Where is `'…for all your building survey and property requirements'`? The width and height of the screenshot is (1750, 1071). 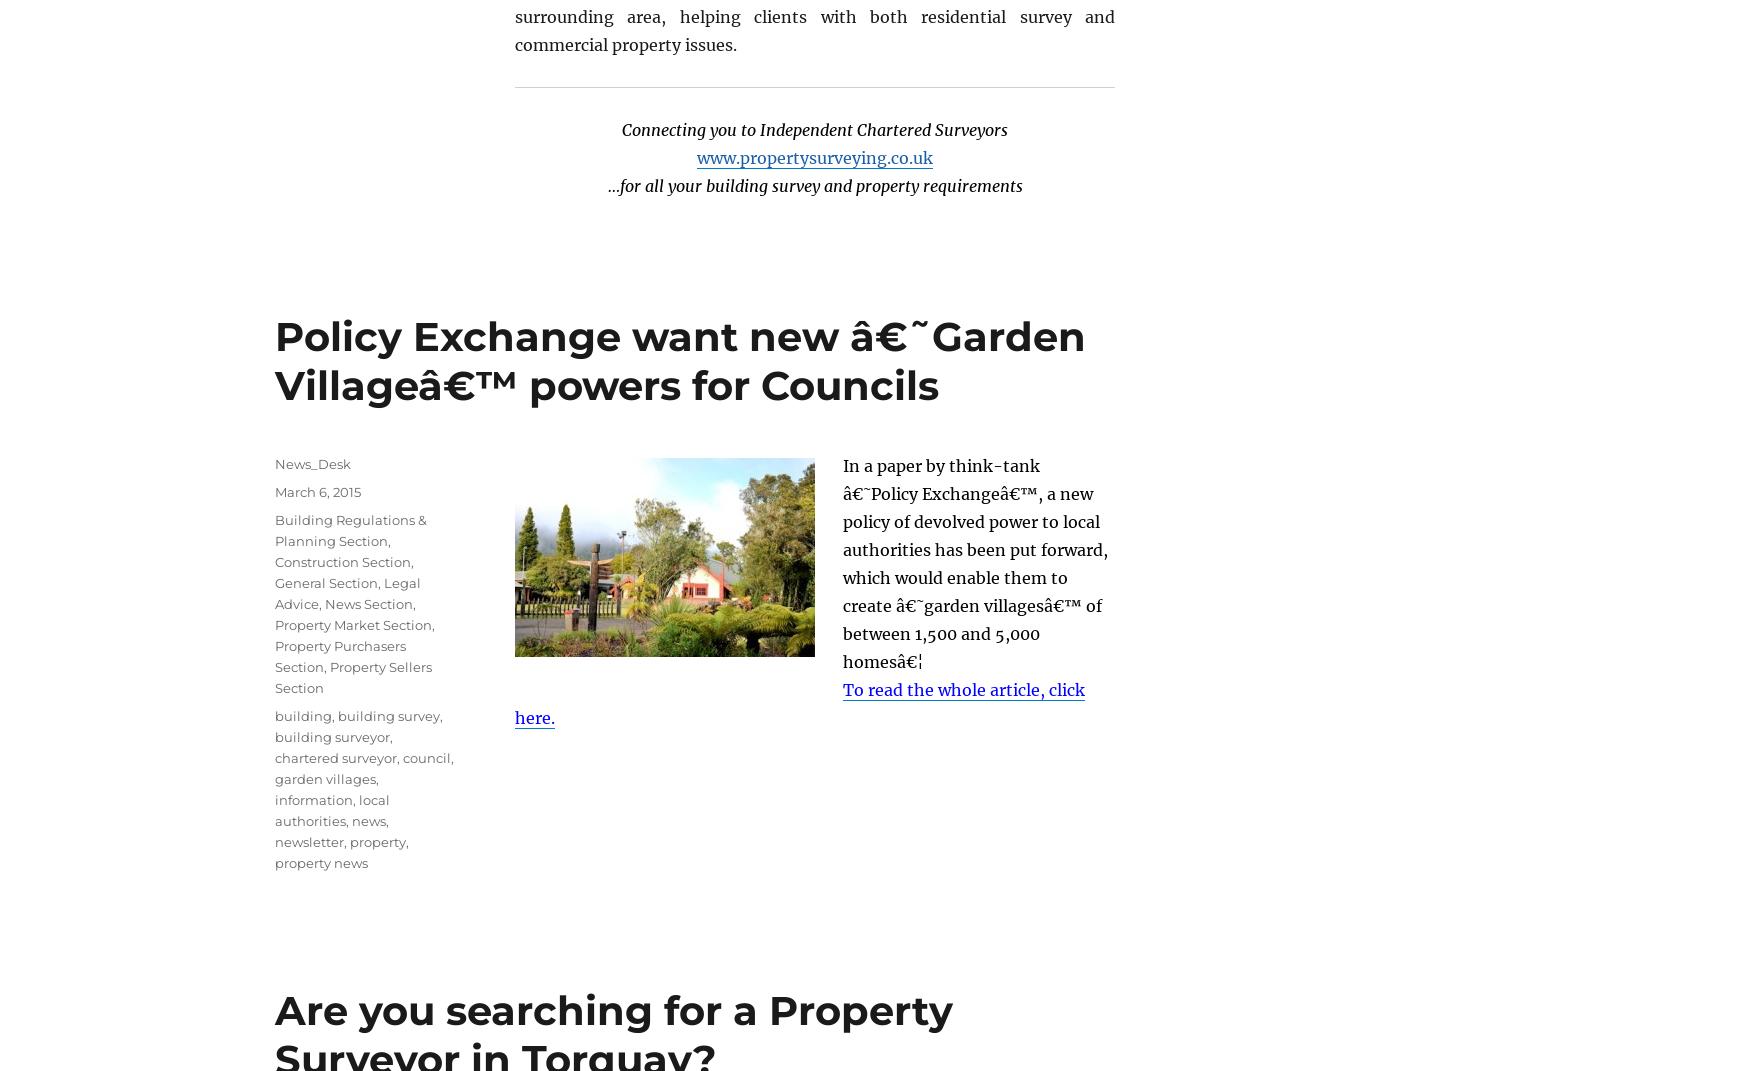
'…for all your building survey and property requirements' is located at coordinates (607, 183).